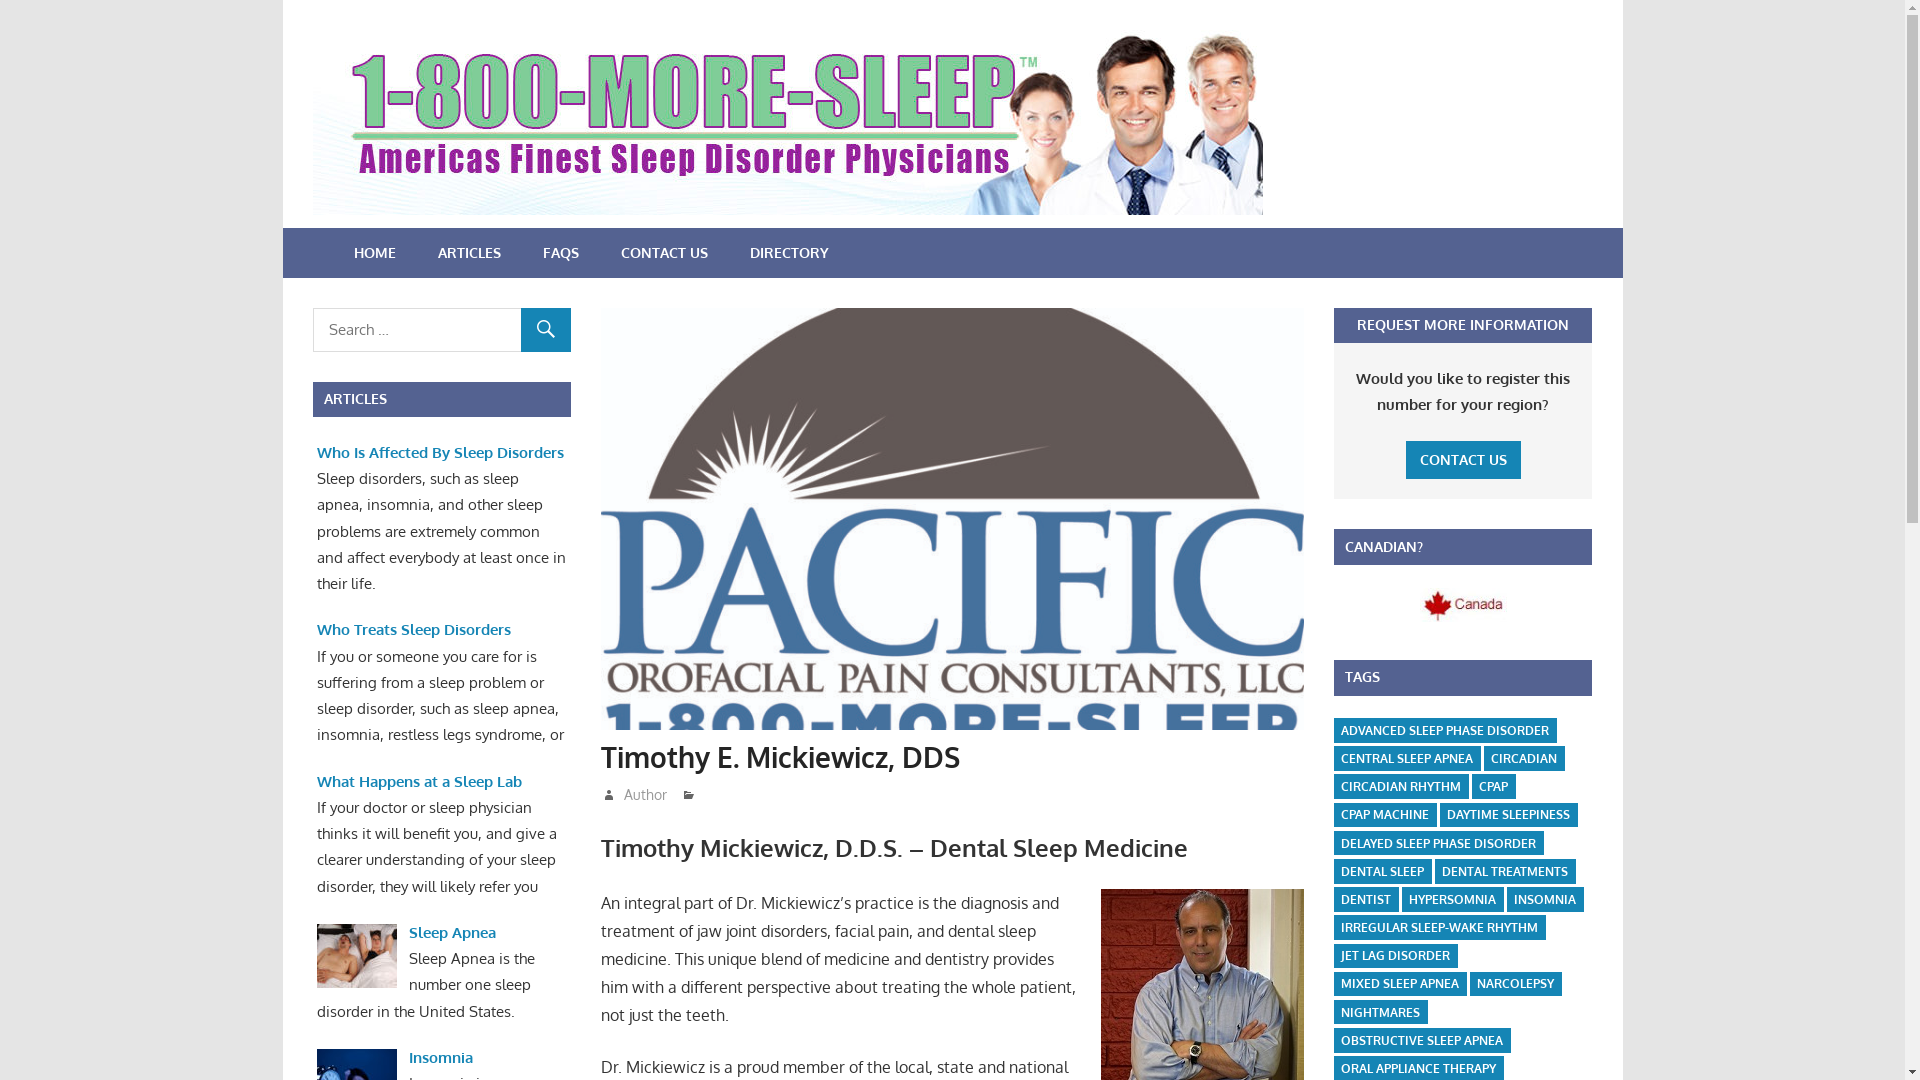 Image resolution: width=1920 pixels, height=1080 pixels. I want to click on 'Insomnia', so click(407, 1056).